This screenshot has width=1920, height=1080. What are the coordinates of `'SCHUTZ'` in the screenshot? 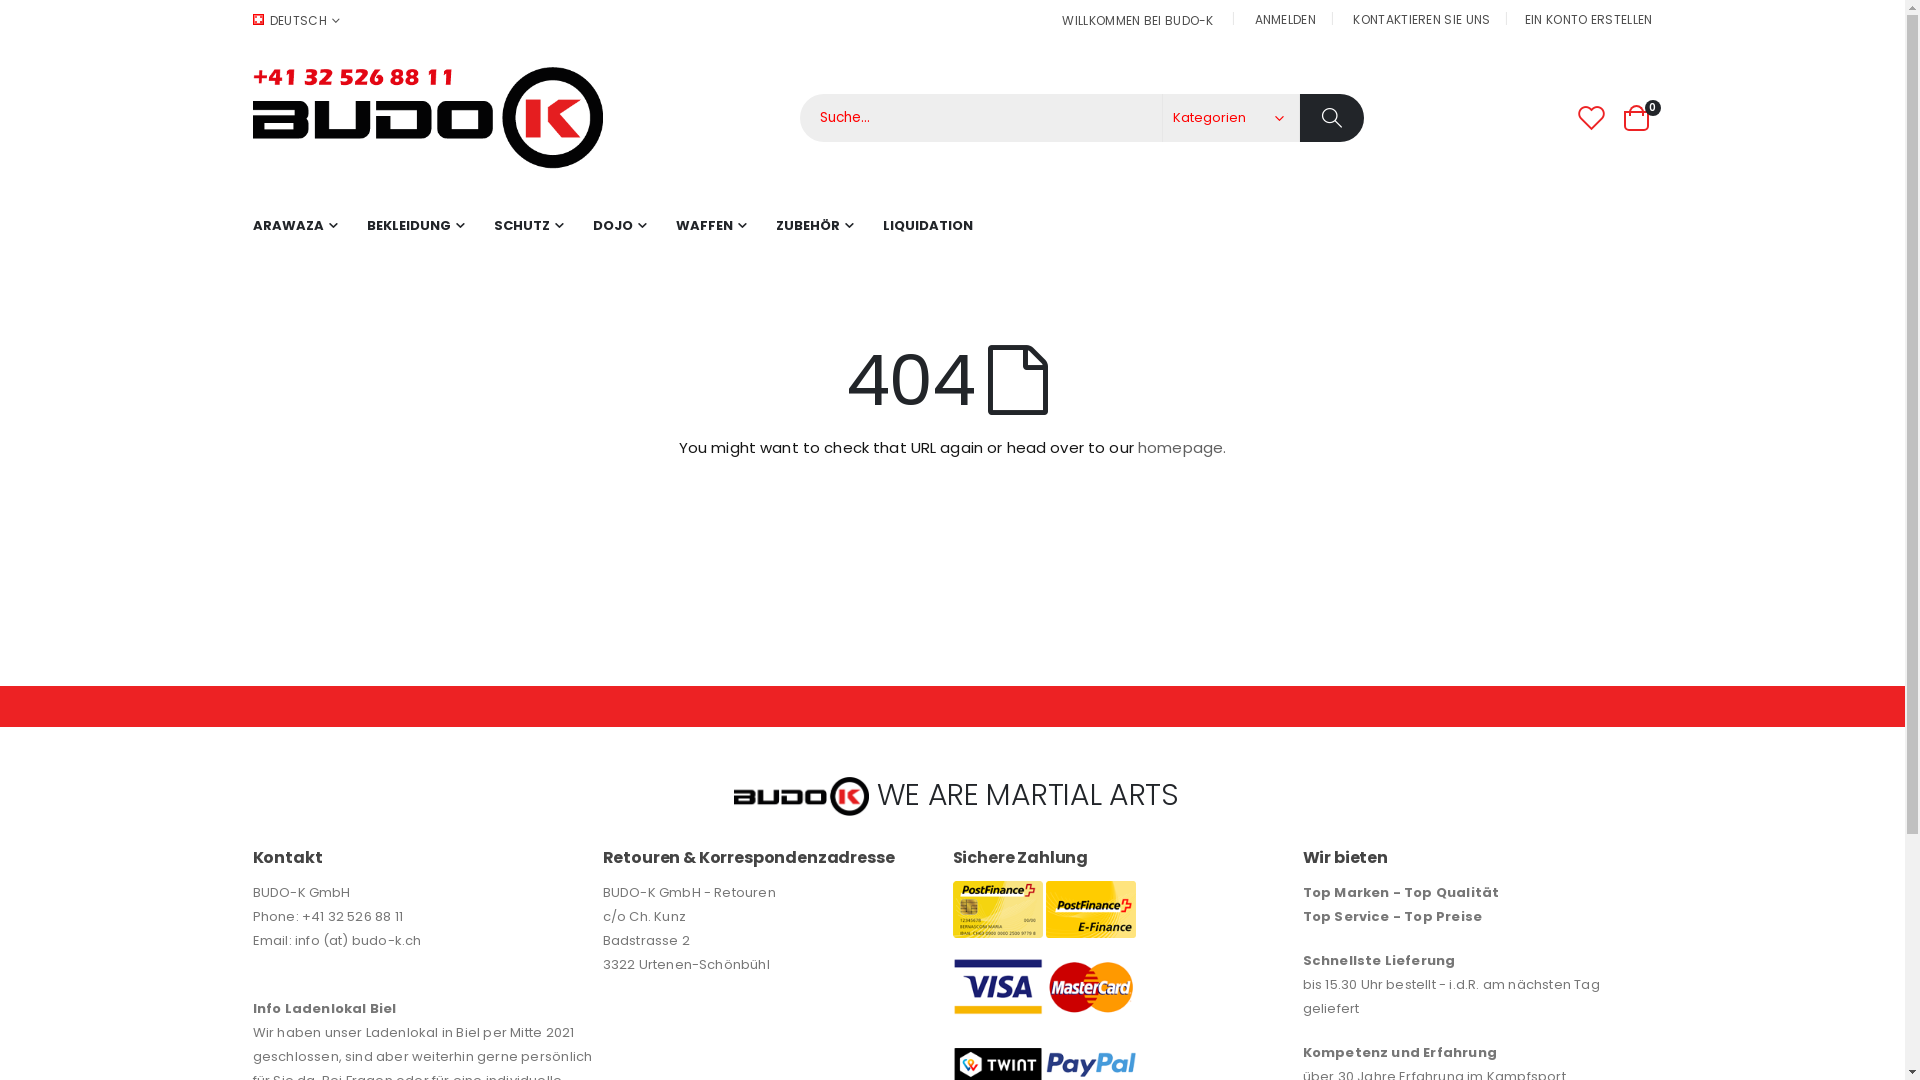 It's located at (528, 225).